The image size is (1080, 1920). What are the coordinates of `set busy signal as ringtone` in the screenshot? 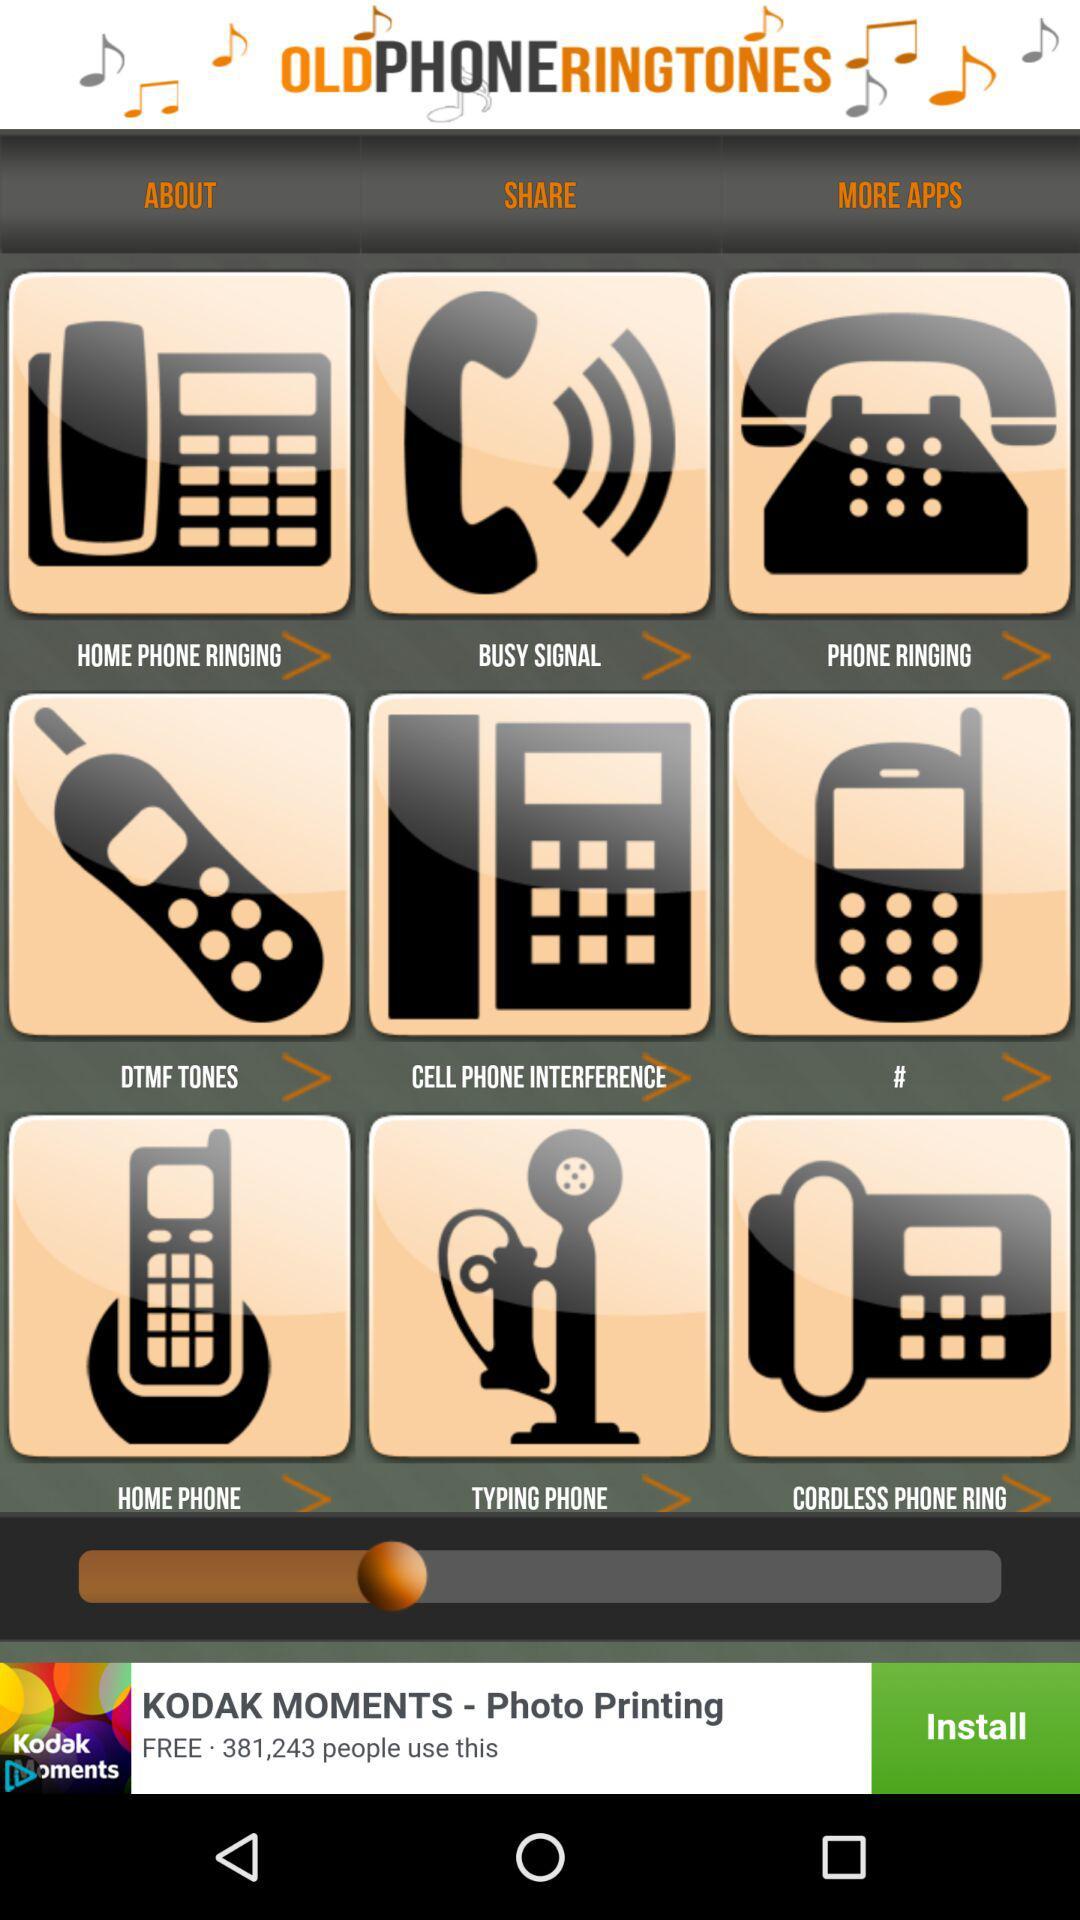 It's located at (538, 443).